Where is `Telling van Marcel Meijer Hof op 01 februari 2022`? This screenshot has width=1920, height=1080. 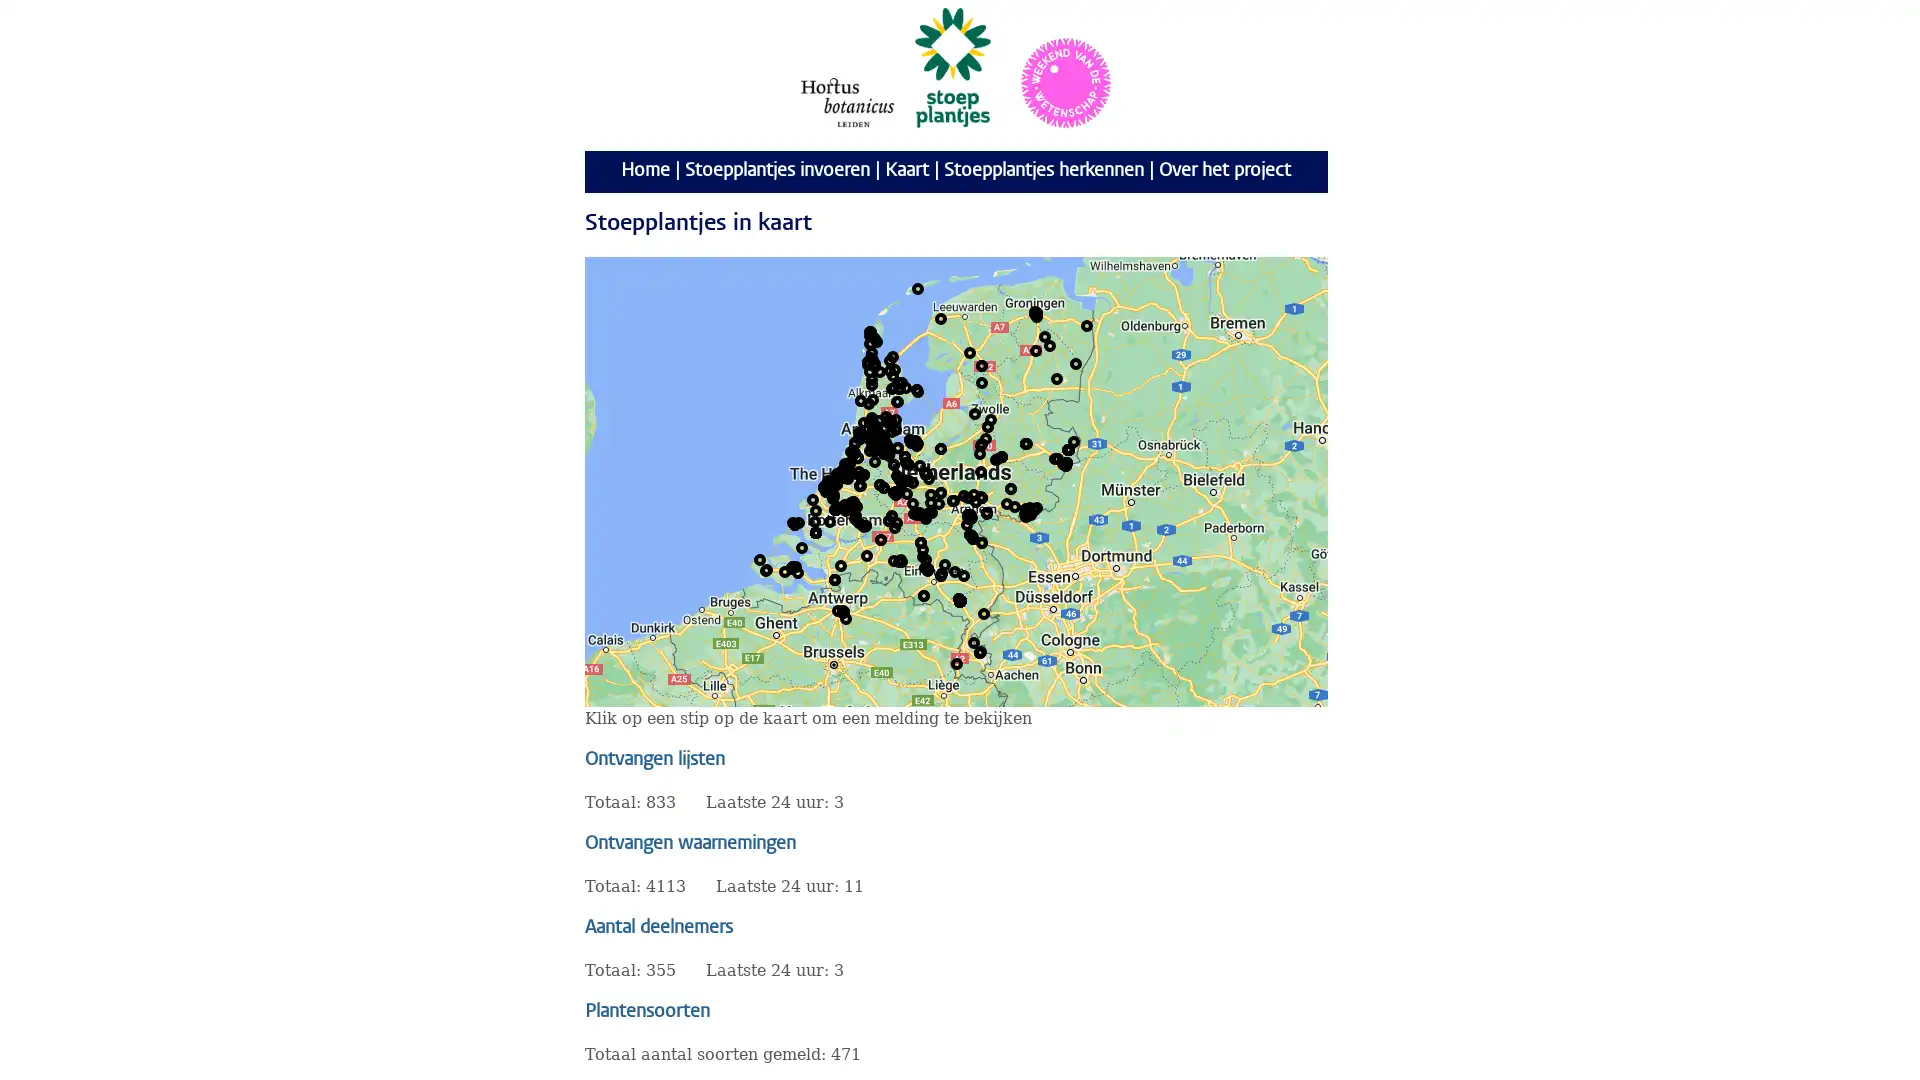
Telling van Marcel Meijer Hof op 01 februari 2022 is located at coordinates (1064, 463).